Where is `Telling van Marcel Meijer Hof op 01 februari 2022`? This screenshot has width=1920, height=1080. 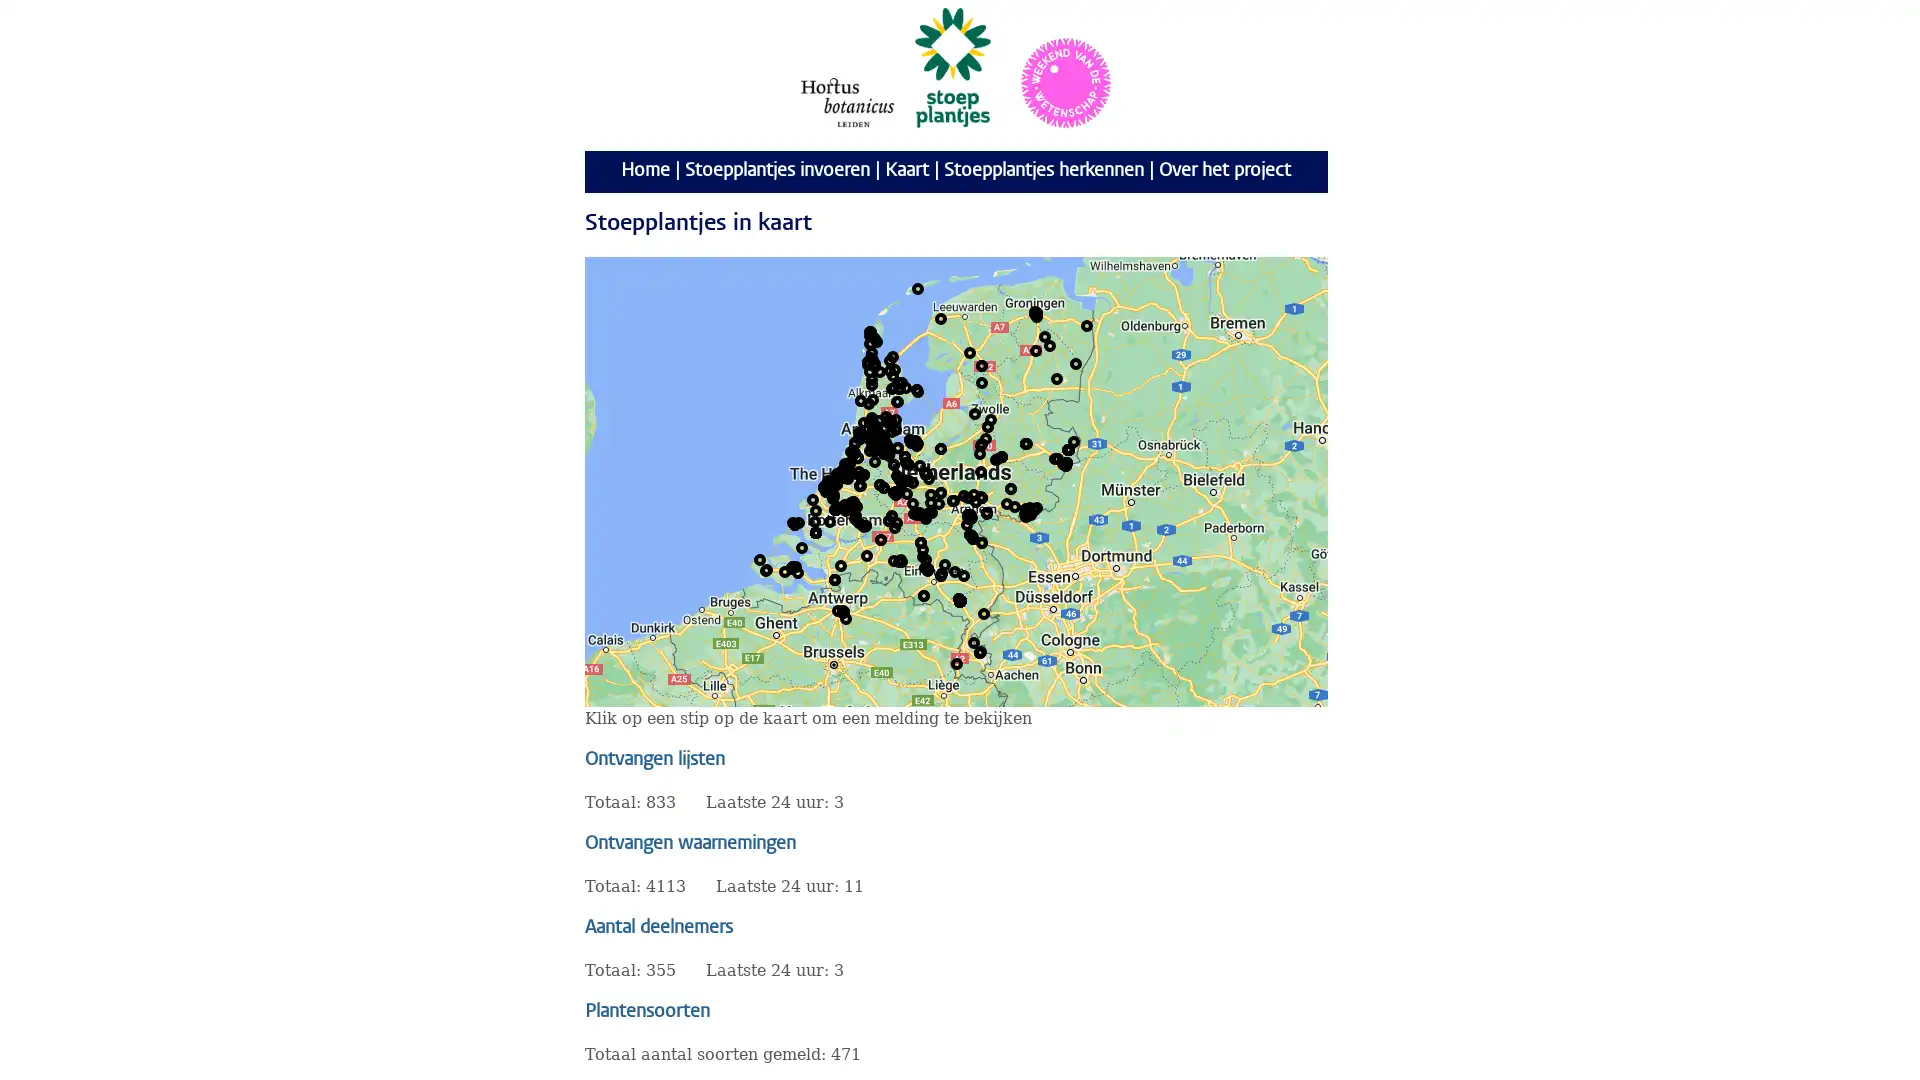
Telling van Marcel Meijer Hof op 01 februari 2022 is located at coordinates (1064, 463).